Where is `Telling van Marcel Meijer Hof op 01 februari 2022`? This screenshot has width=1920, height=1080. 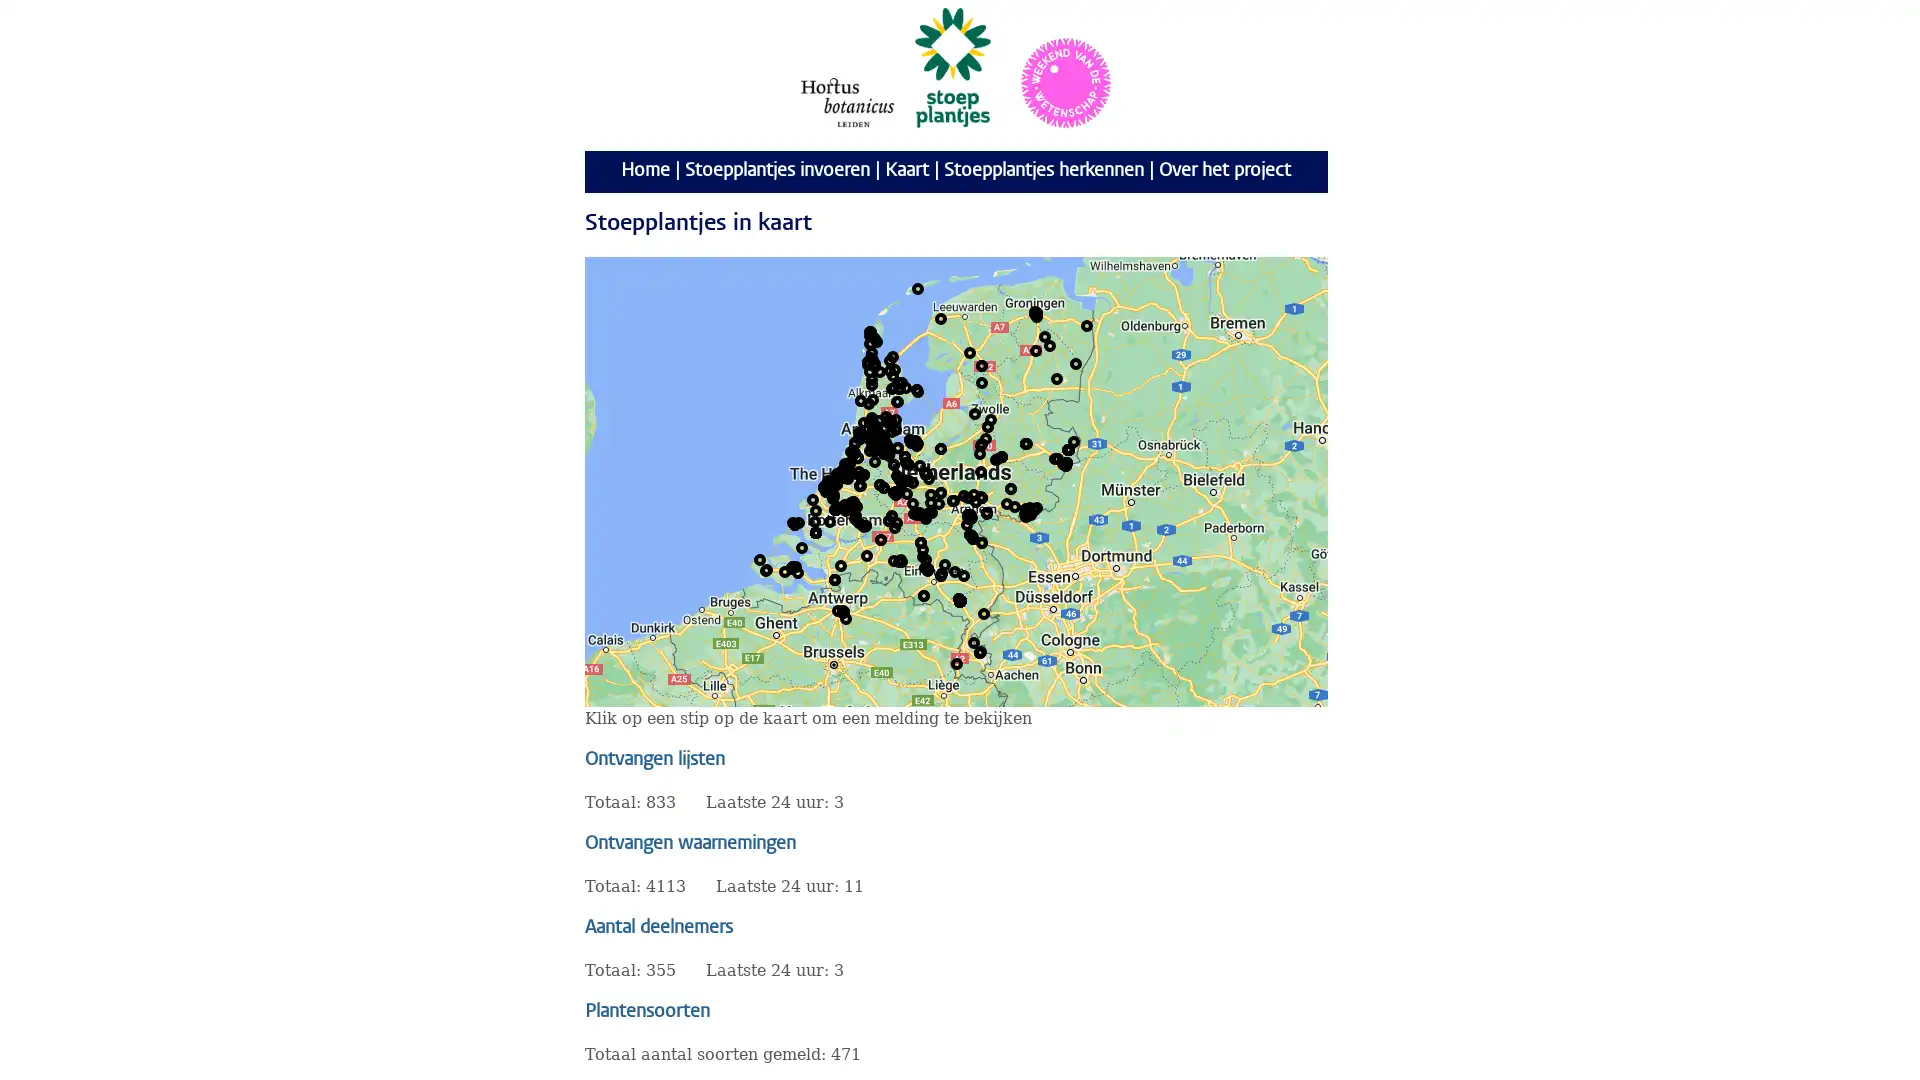
Telling van Marcel Meijer Hof op 01 februari 2022 is located at coordinates (1064, 463).